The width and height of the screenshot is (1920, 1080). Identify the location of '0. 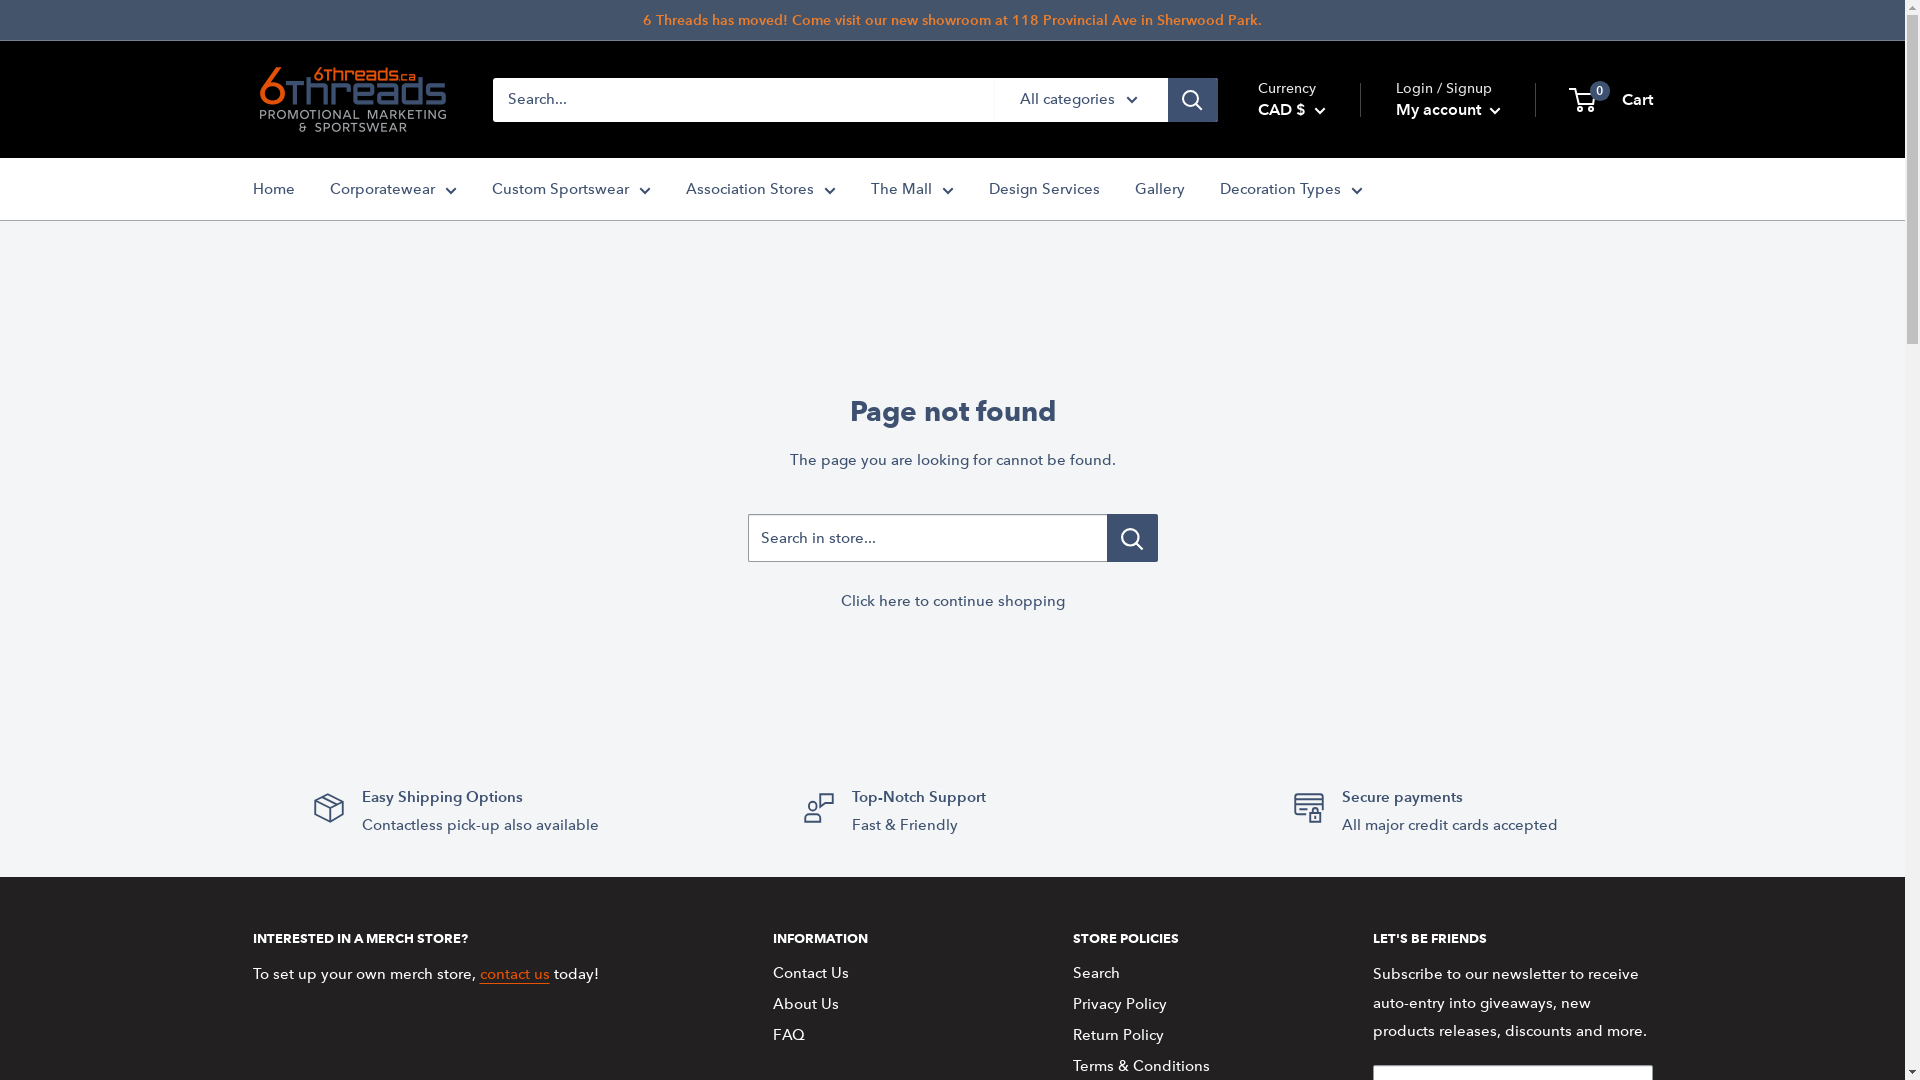
(1611, 100).